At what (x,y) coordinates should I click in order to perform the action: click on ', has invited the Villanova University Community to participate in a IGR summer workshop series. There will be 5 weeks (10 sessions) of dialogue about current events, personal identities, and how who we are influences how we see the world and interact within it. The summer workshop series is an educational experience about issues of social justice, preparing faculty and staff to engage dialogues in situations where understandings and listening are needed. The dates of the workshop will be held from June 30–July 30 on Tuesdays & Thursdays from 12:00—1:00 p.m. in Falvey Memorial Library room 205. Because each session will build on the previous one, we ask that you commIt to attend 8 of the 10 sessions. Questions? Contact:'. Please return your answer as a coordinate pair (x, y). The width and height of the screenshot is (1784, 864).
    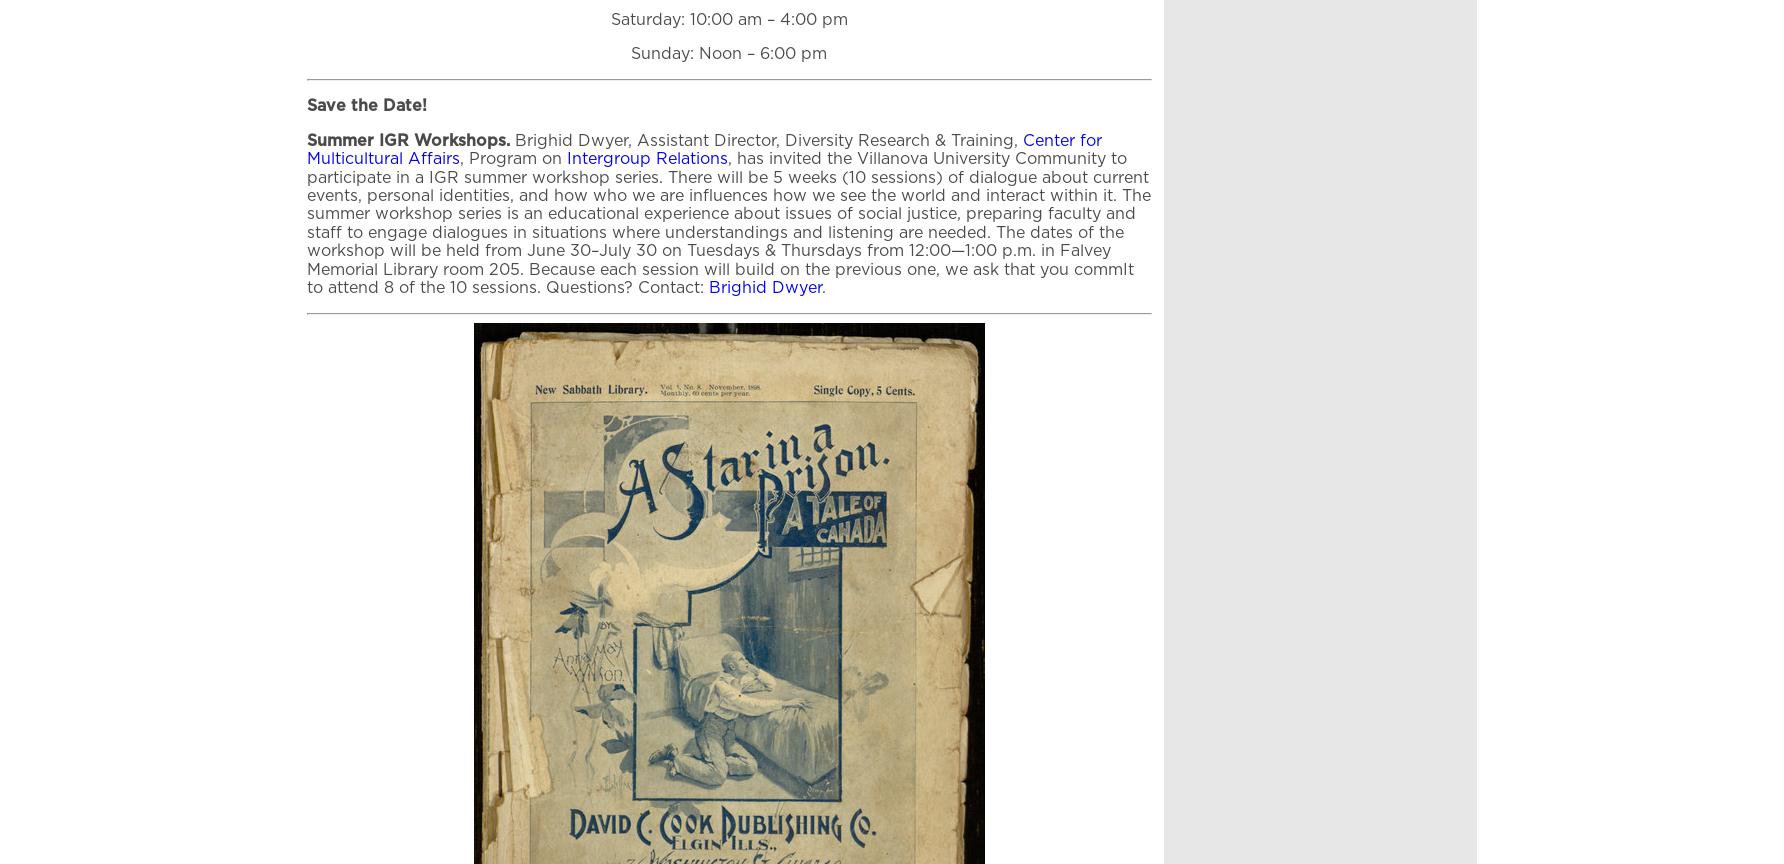
    Looking at the image, I should click on (728, 223).